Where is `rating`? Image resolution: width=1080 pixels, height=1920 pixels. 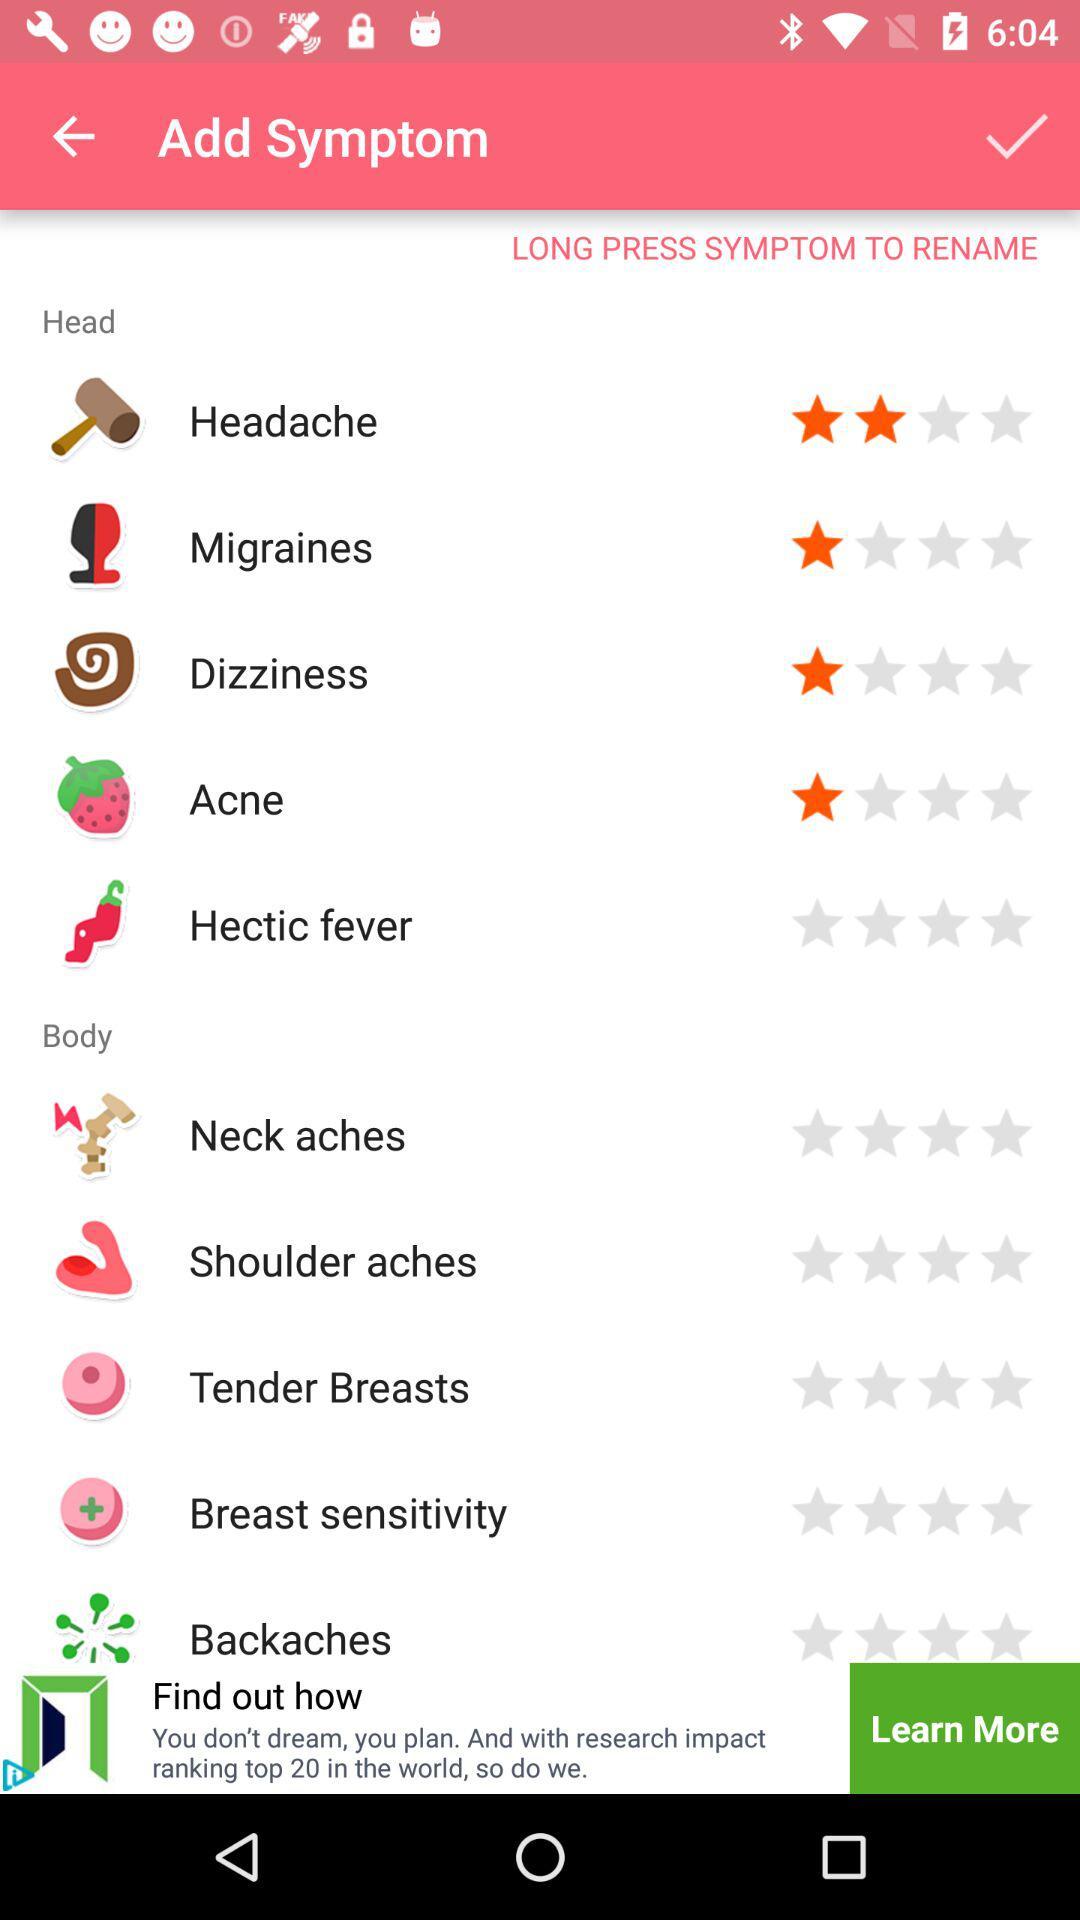
rating is located at coordinates (1006, 796).